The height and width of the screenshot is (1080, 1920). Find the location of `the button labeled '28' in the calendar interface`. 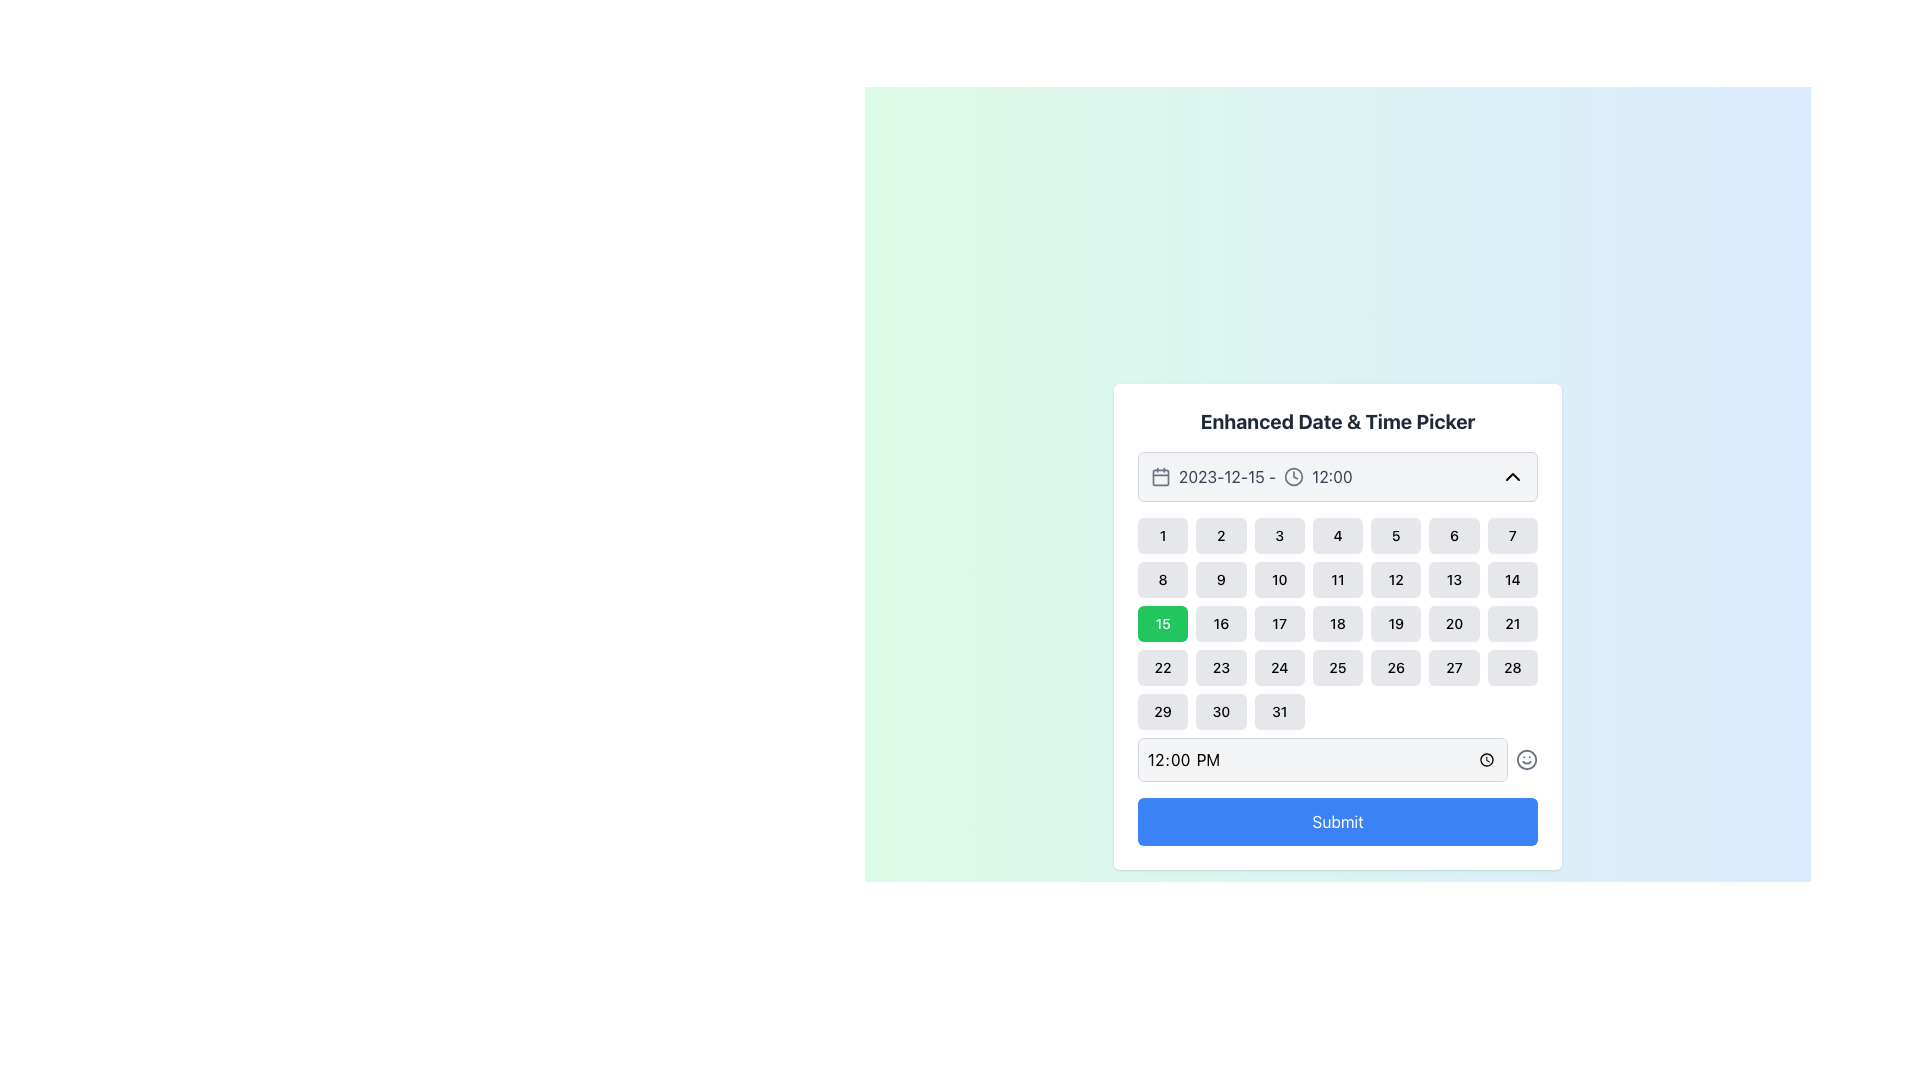

the button labeled '28' in the calendar interface is located at coordinates (1512, 667).